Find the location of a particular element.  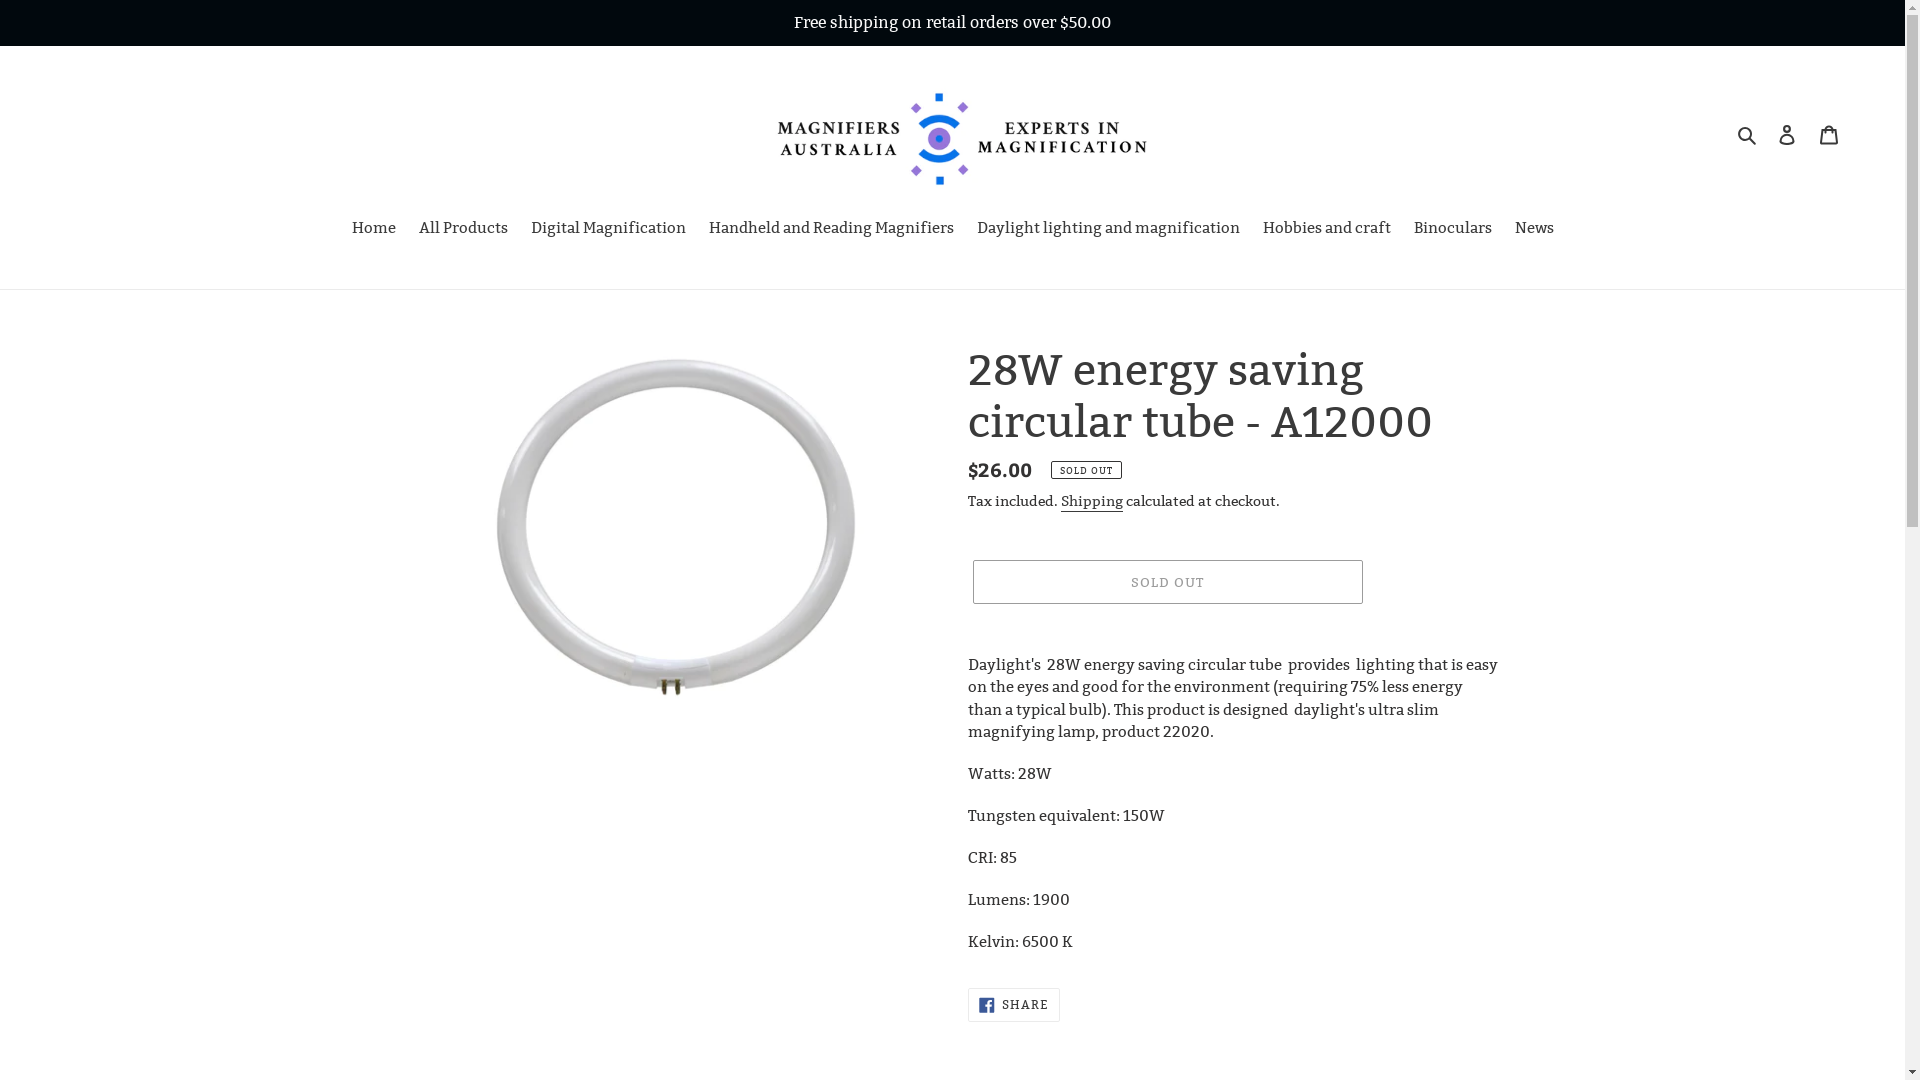

'Hobbies and craft' is located at coordinates (1325, 229).